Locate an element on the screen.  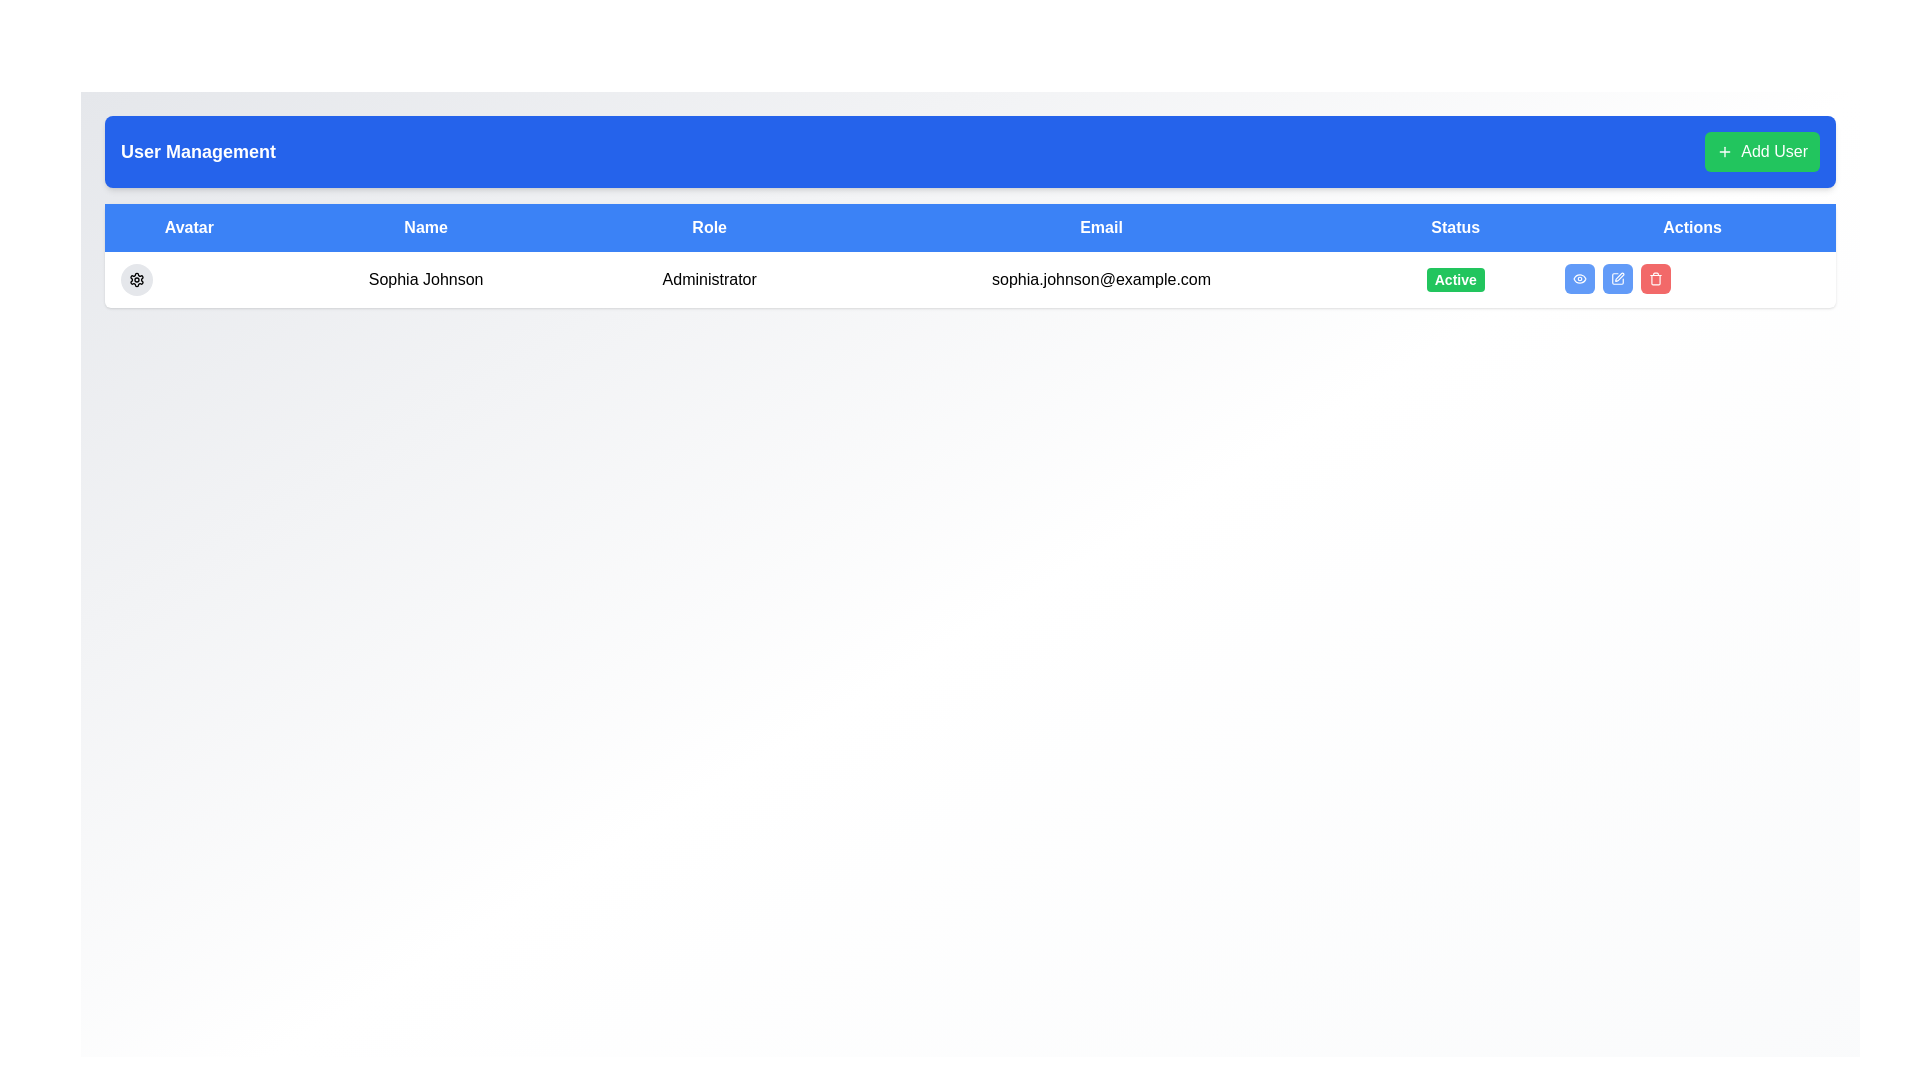
the 'Email' label, which is displayed in white text on a blue background, located in the fourth column of the header row of a table-like structure is located at coordinates (1100, 226).